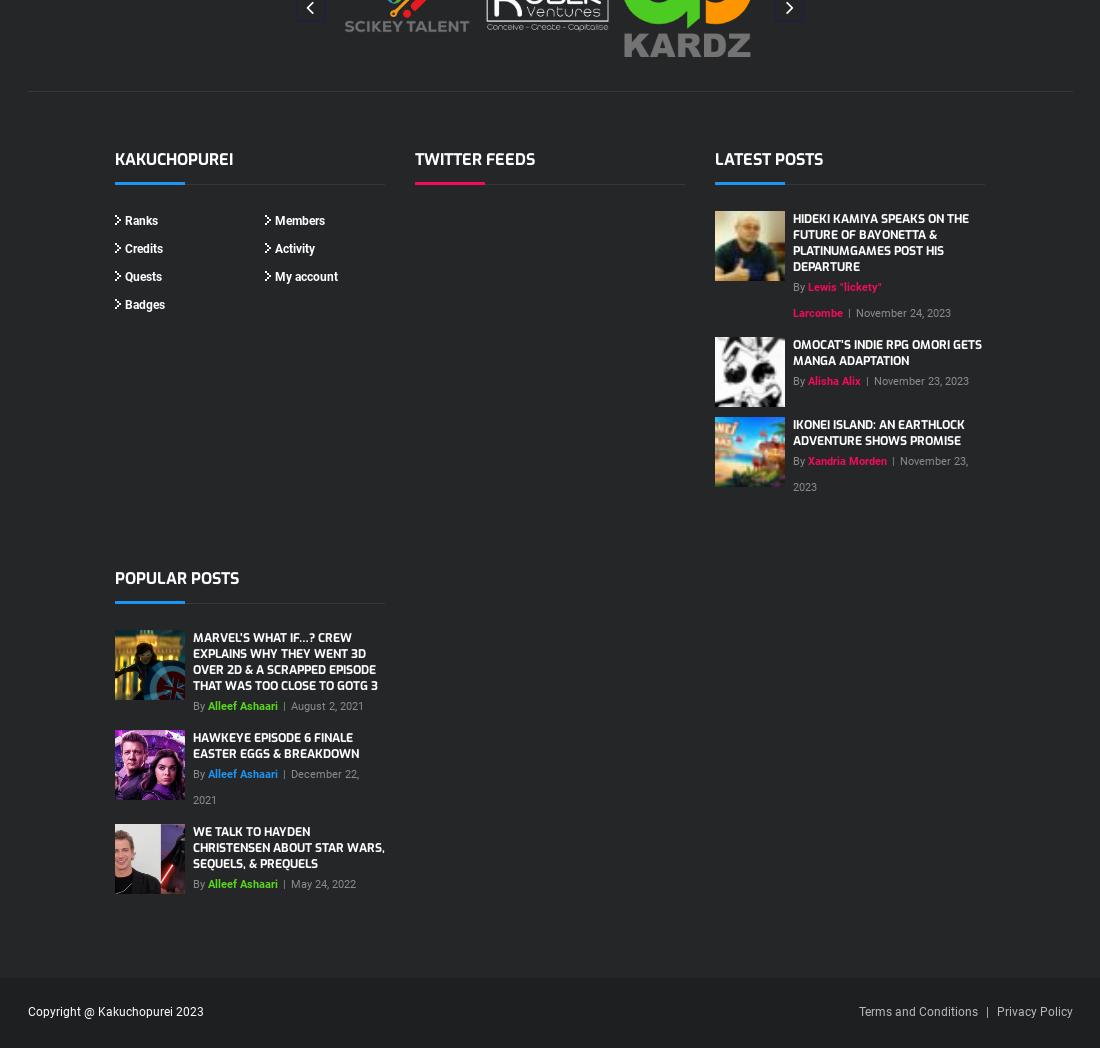 The height and width of the screenshot is (1048, 1100). I want to click on 'Terms and Conditions', so click(917, 1011).